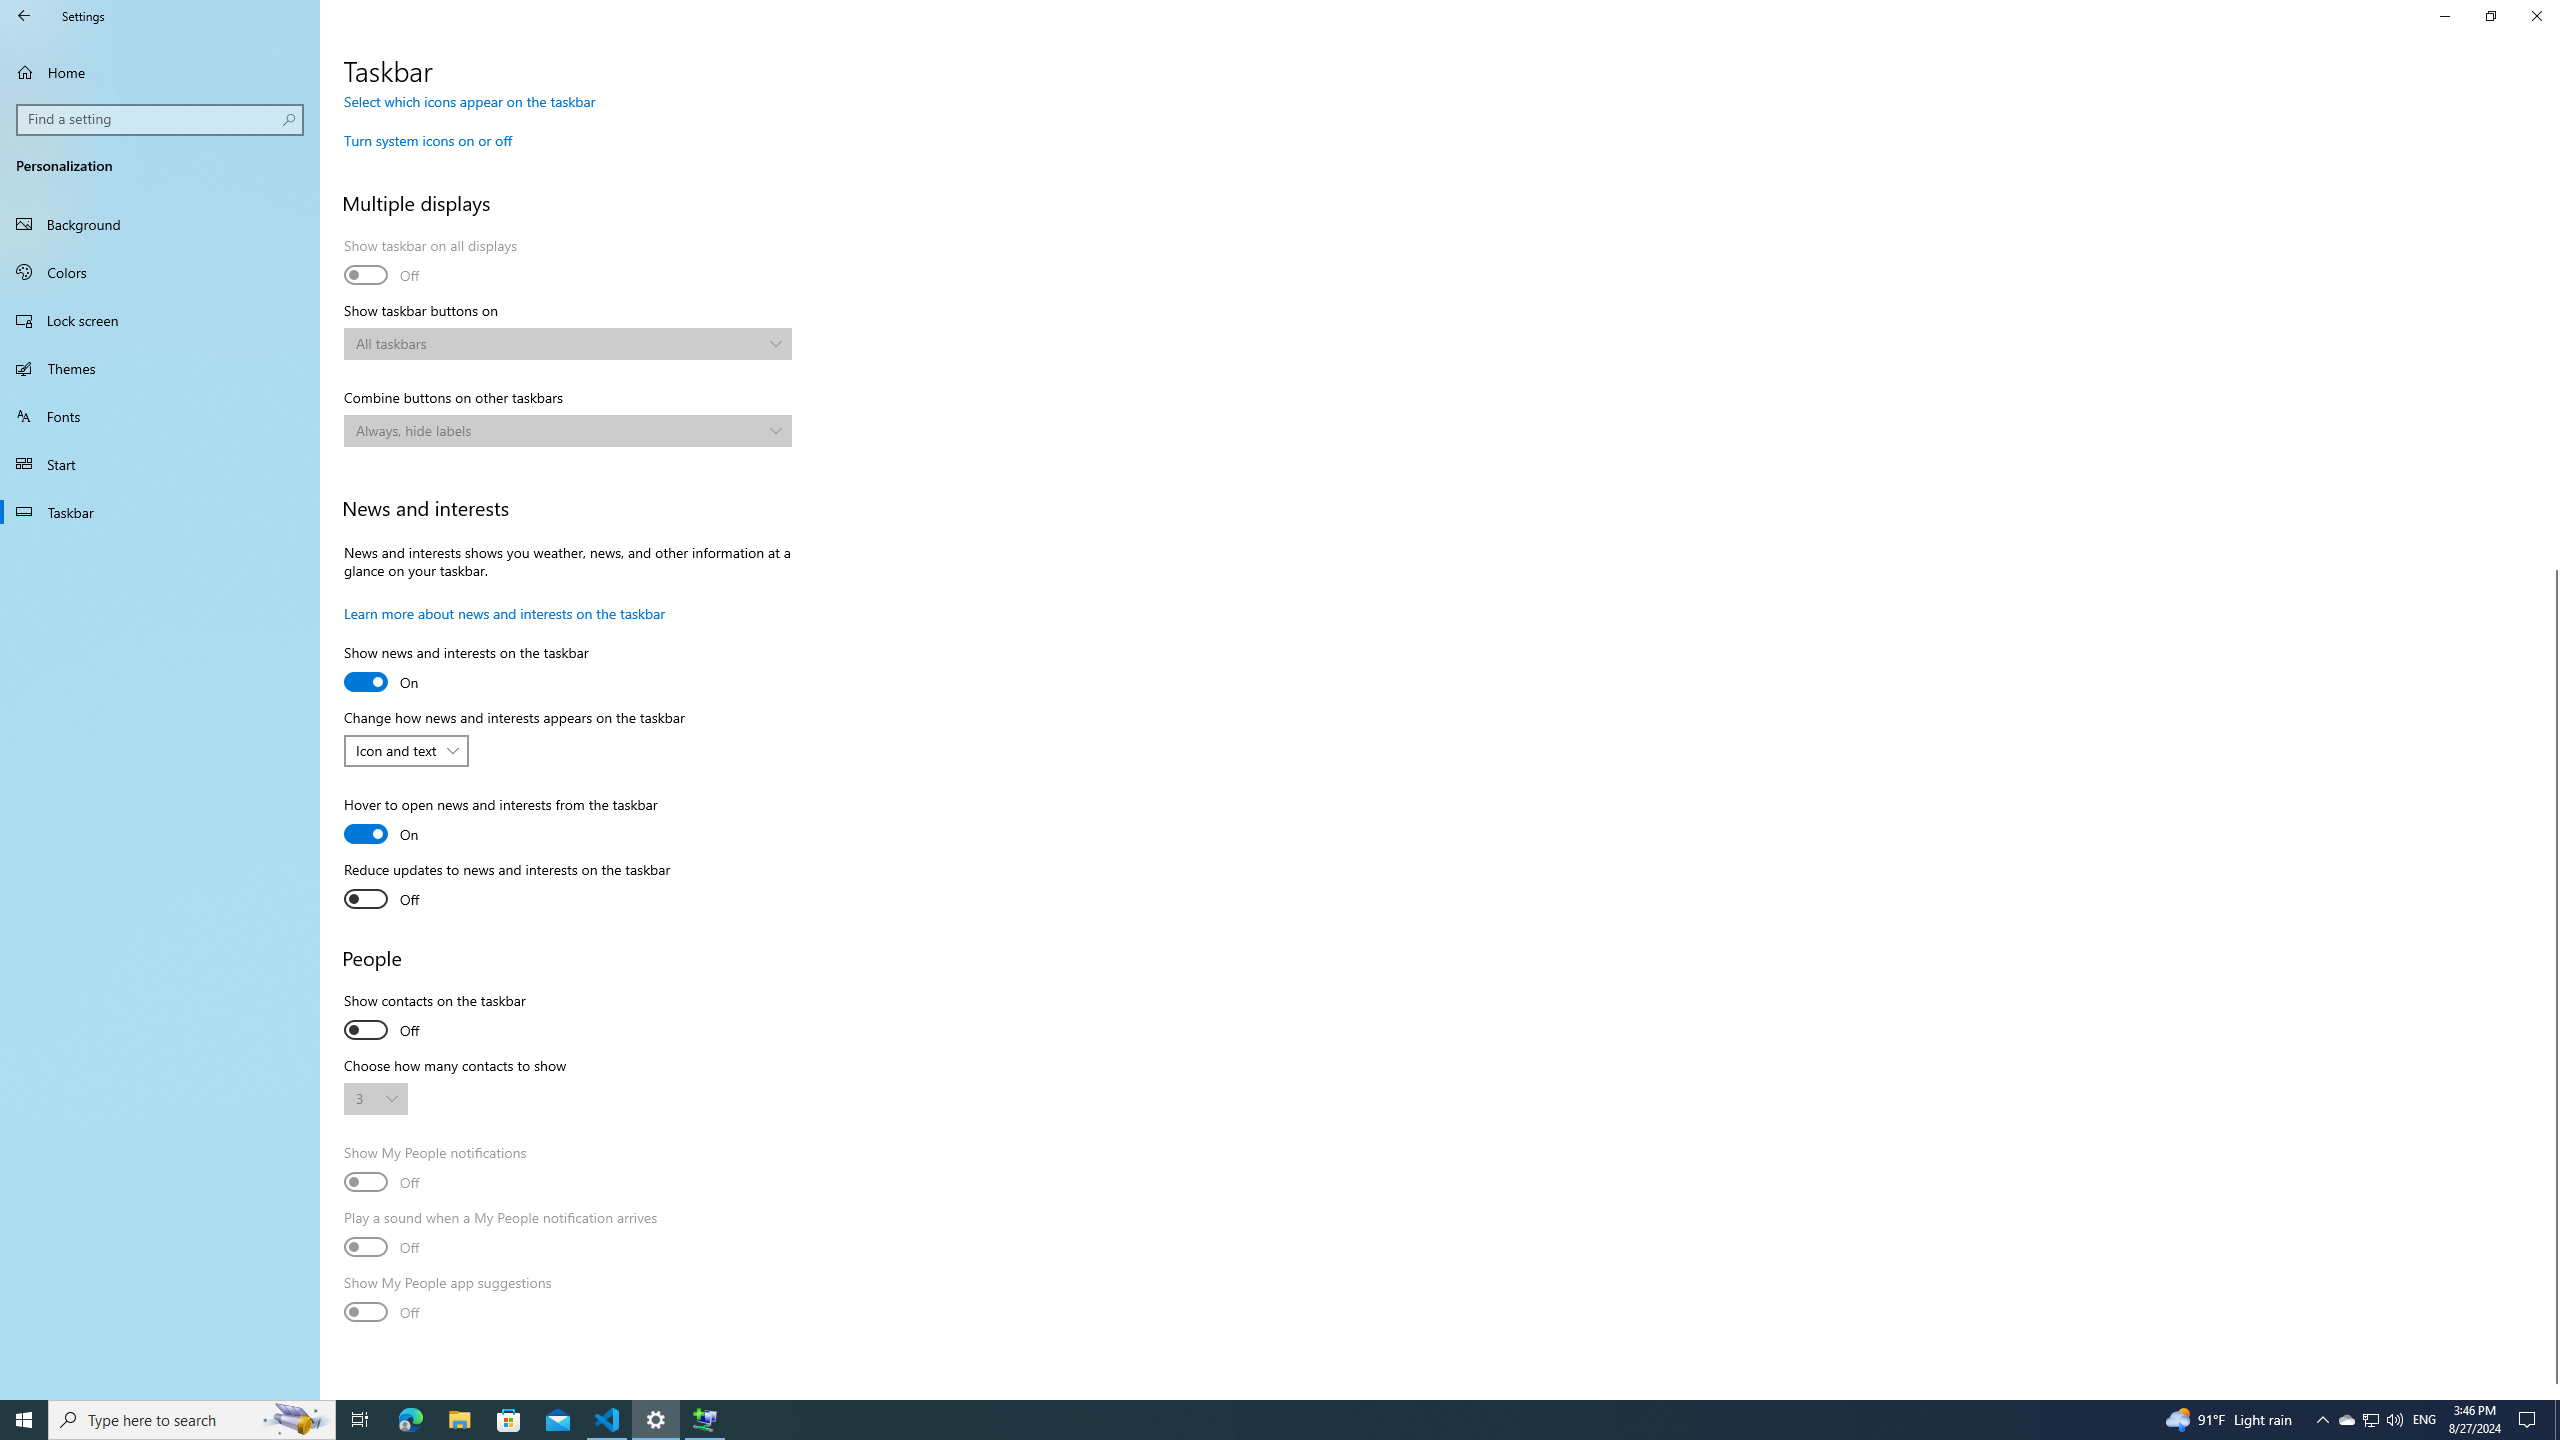  What do you see at coordinates (2551, 103) in the screenshot?
I see `'Vertical Small Decrease'` at bounding box center [2551, 103].